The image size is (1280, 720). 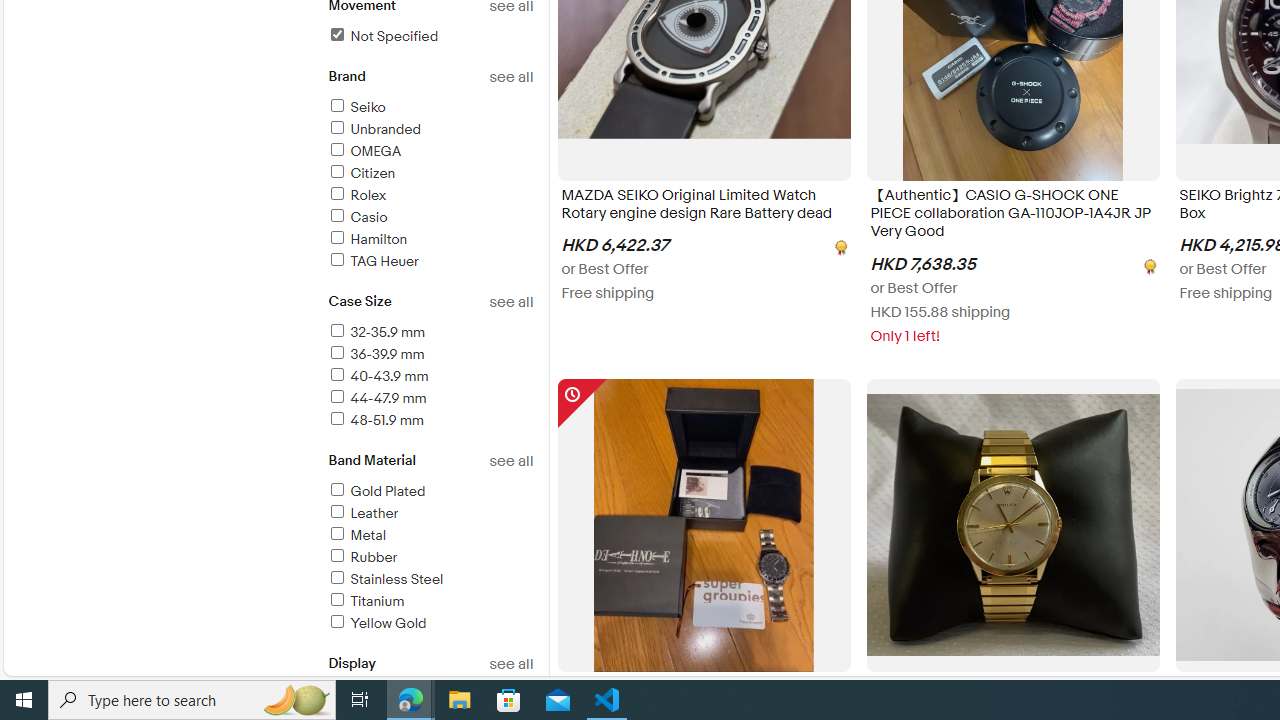 What do you see at coordinates (429, 130) in the screenshot?
I see `'Unbranded'` at bounding box center [429, 130].